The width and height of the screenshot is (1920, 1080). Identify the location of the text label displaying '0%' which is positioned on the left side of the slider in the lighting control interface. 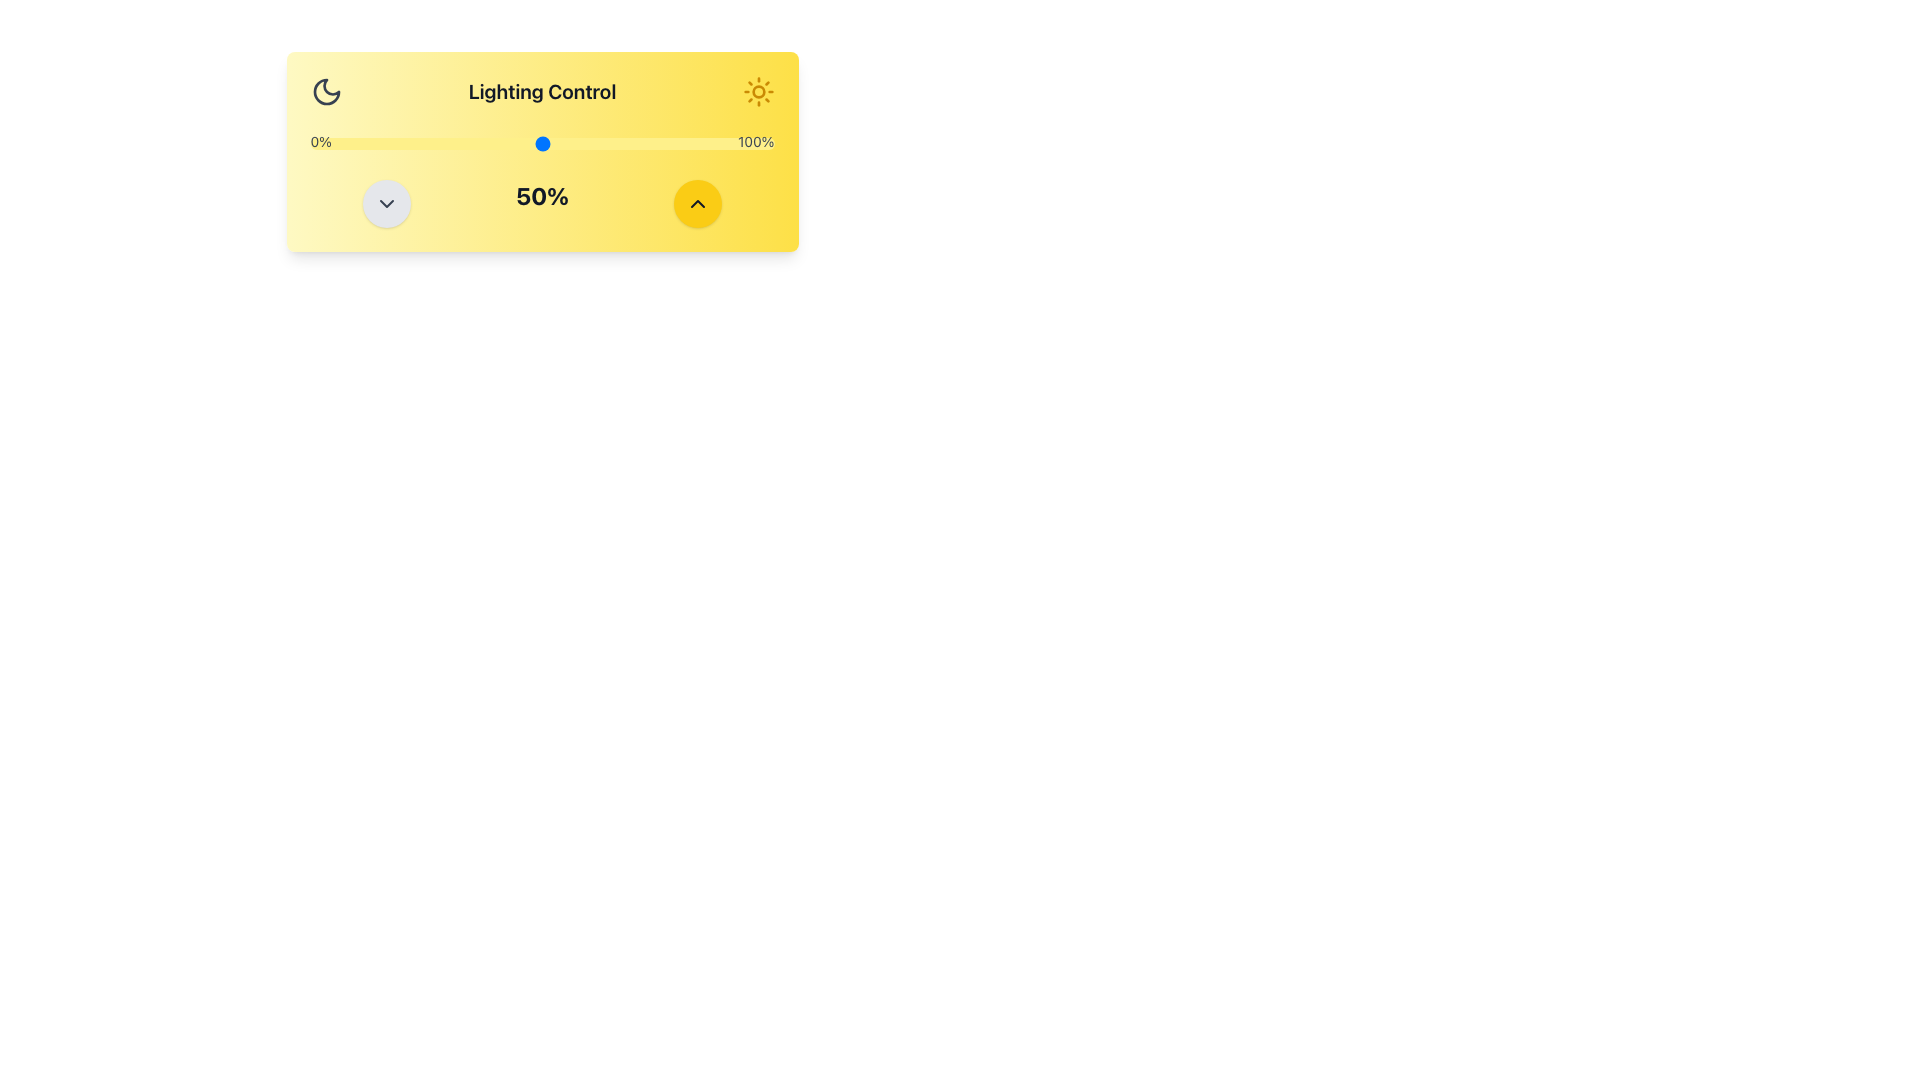
(321, 142).